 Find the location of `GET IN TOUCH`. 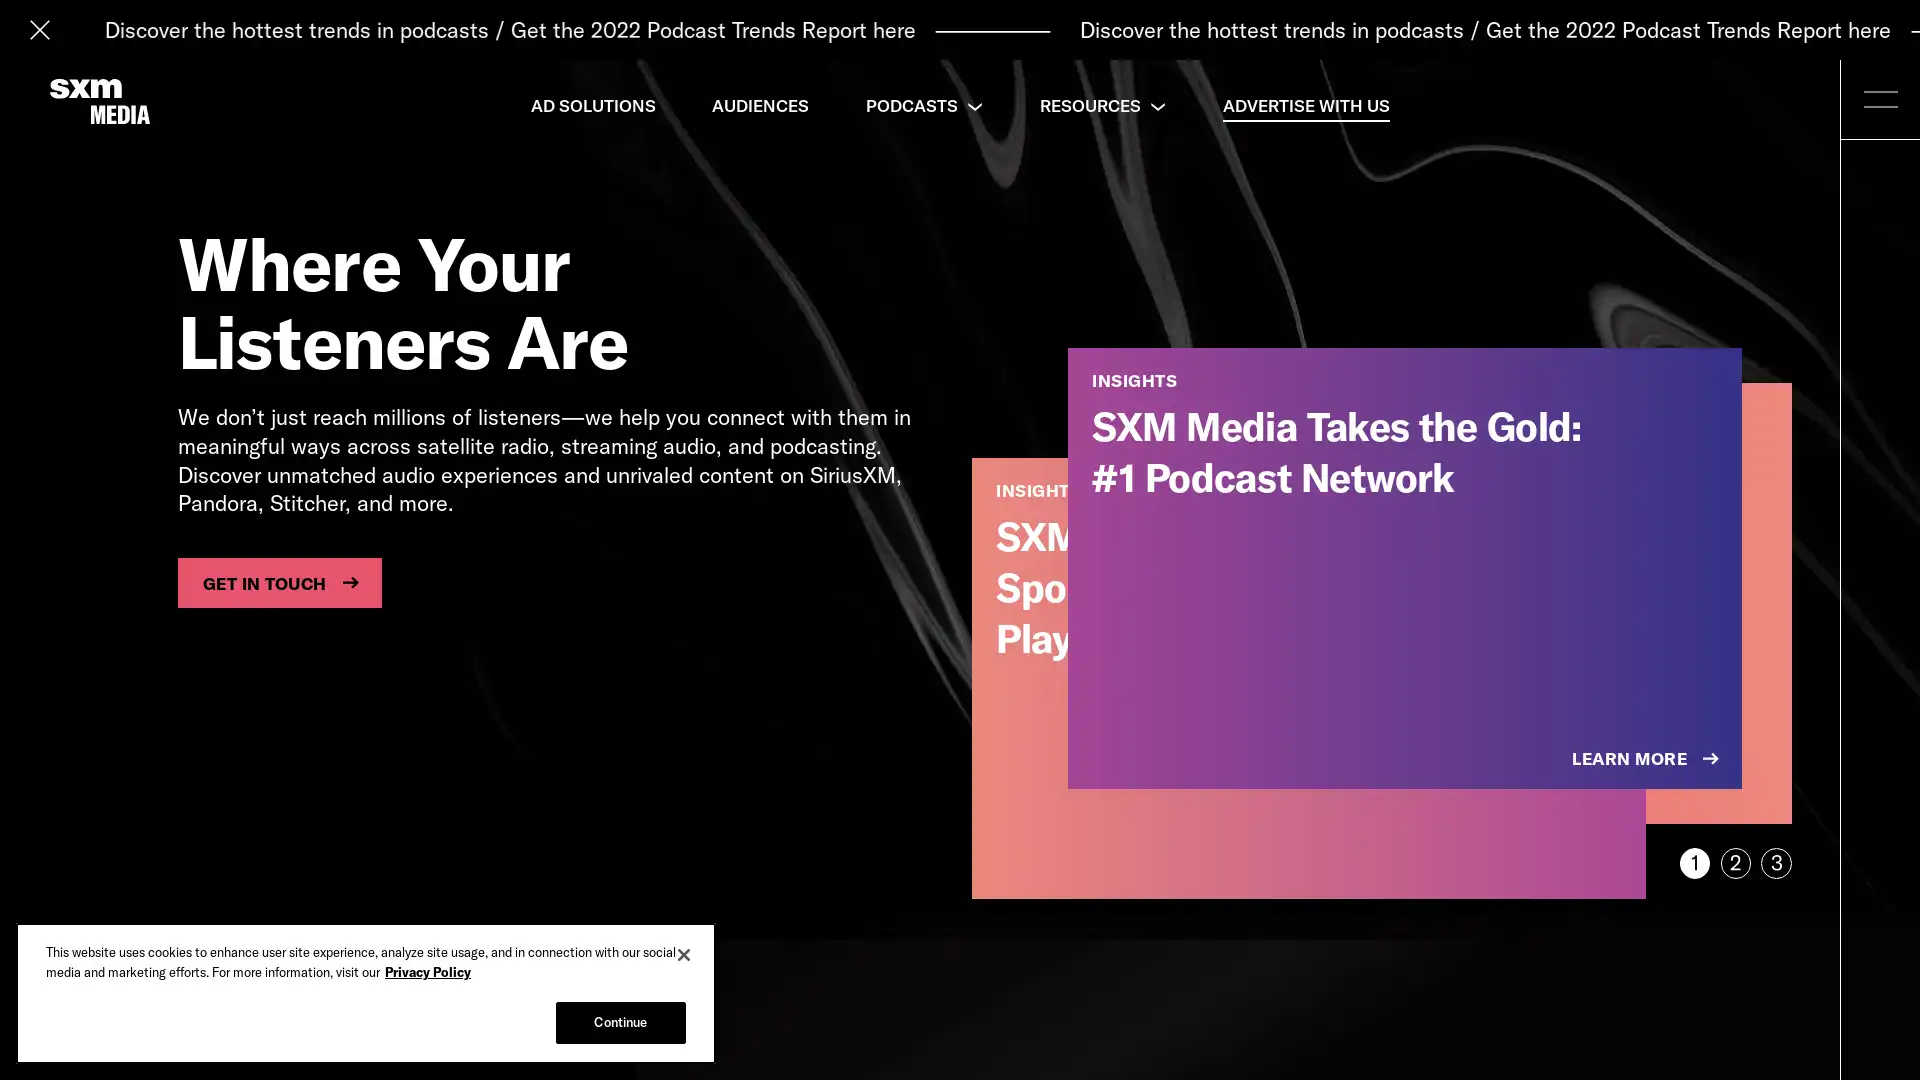

GET IN TOUCH is located at coordinates (278, 582).